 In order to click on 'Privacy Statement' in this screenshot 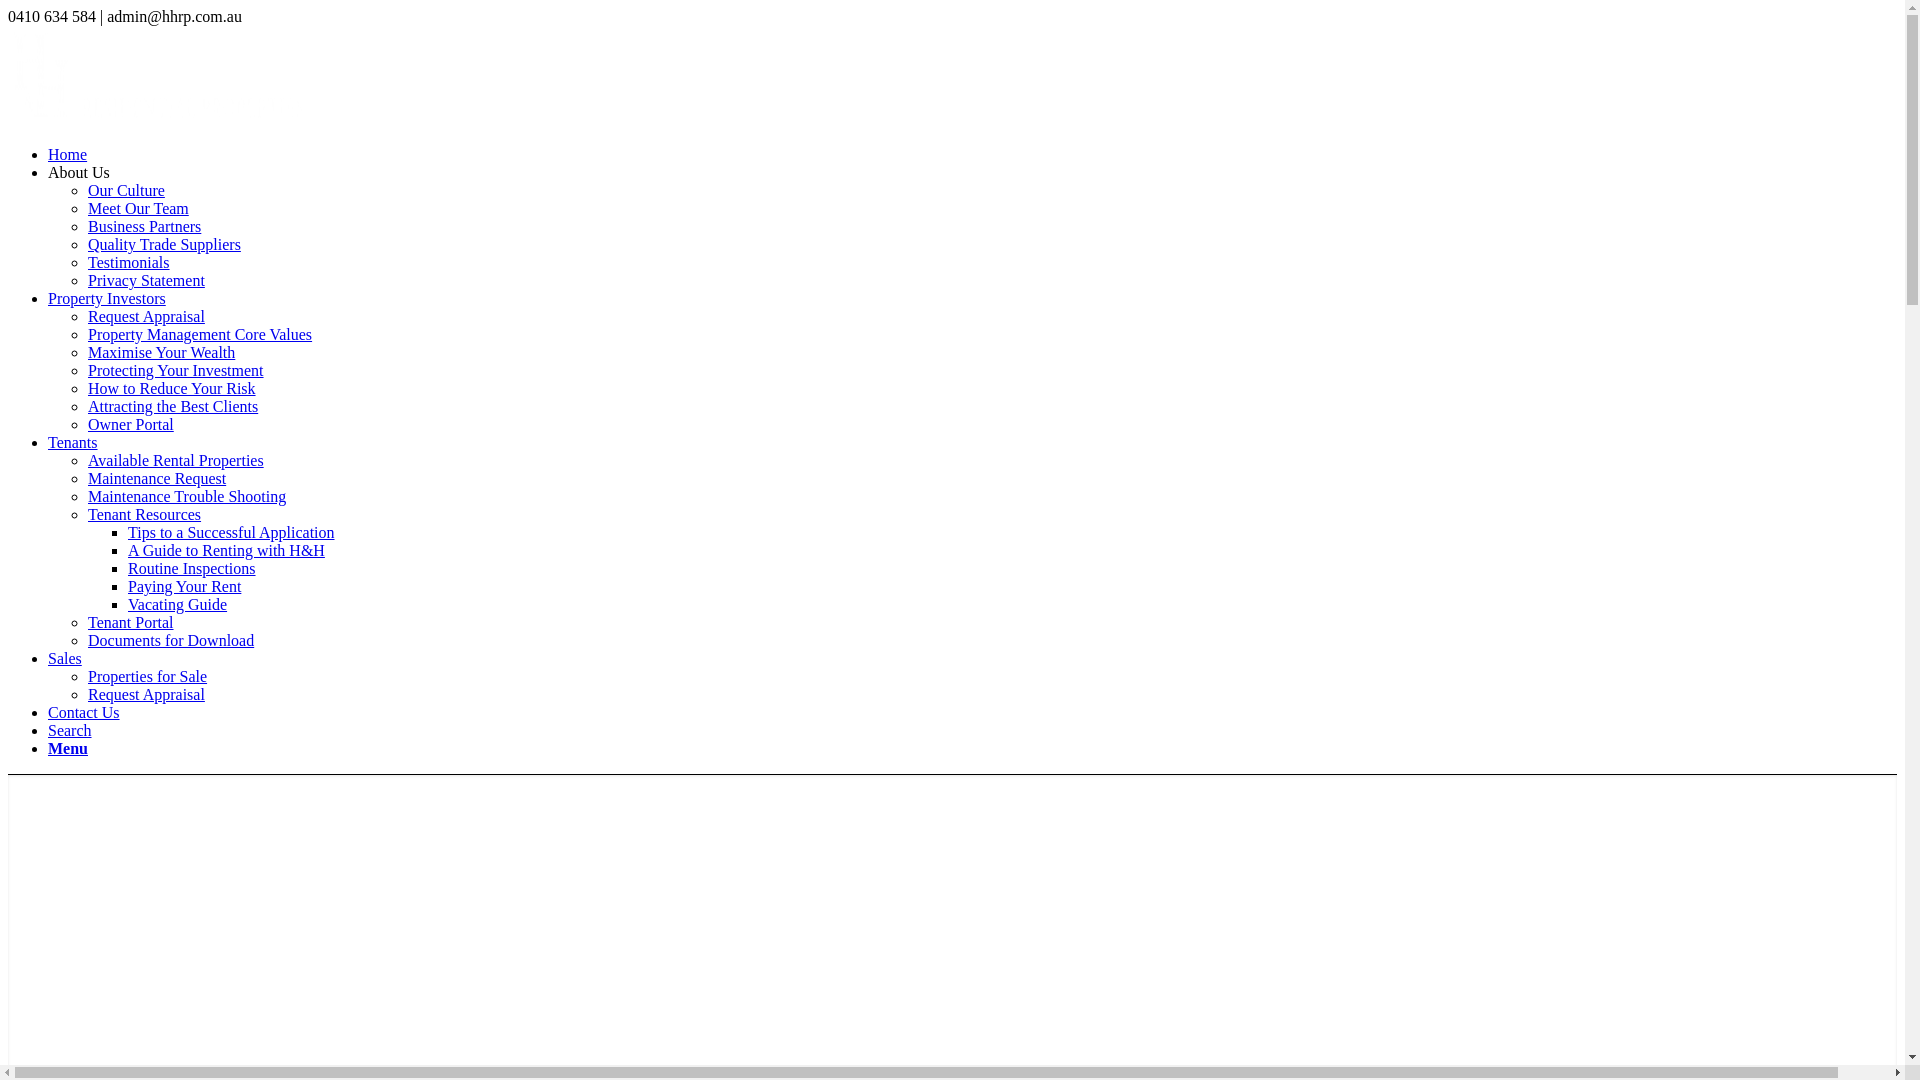, I will do `click(145, 280)`.